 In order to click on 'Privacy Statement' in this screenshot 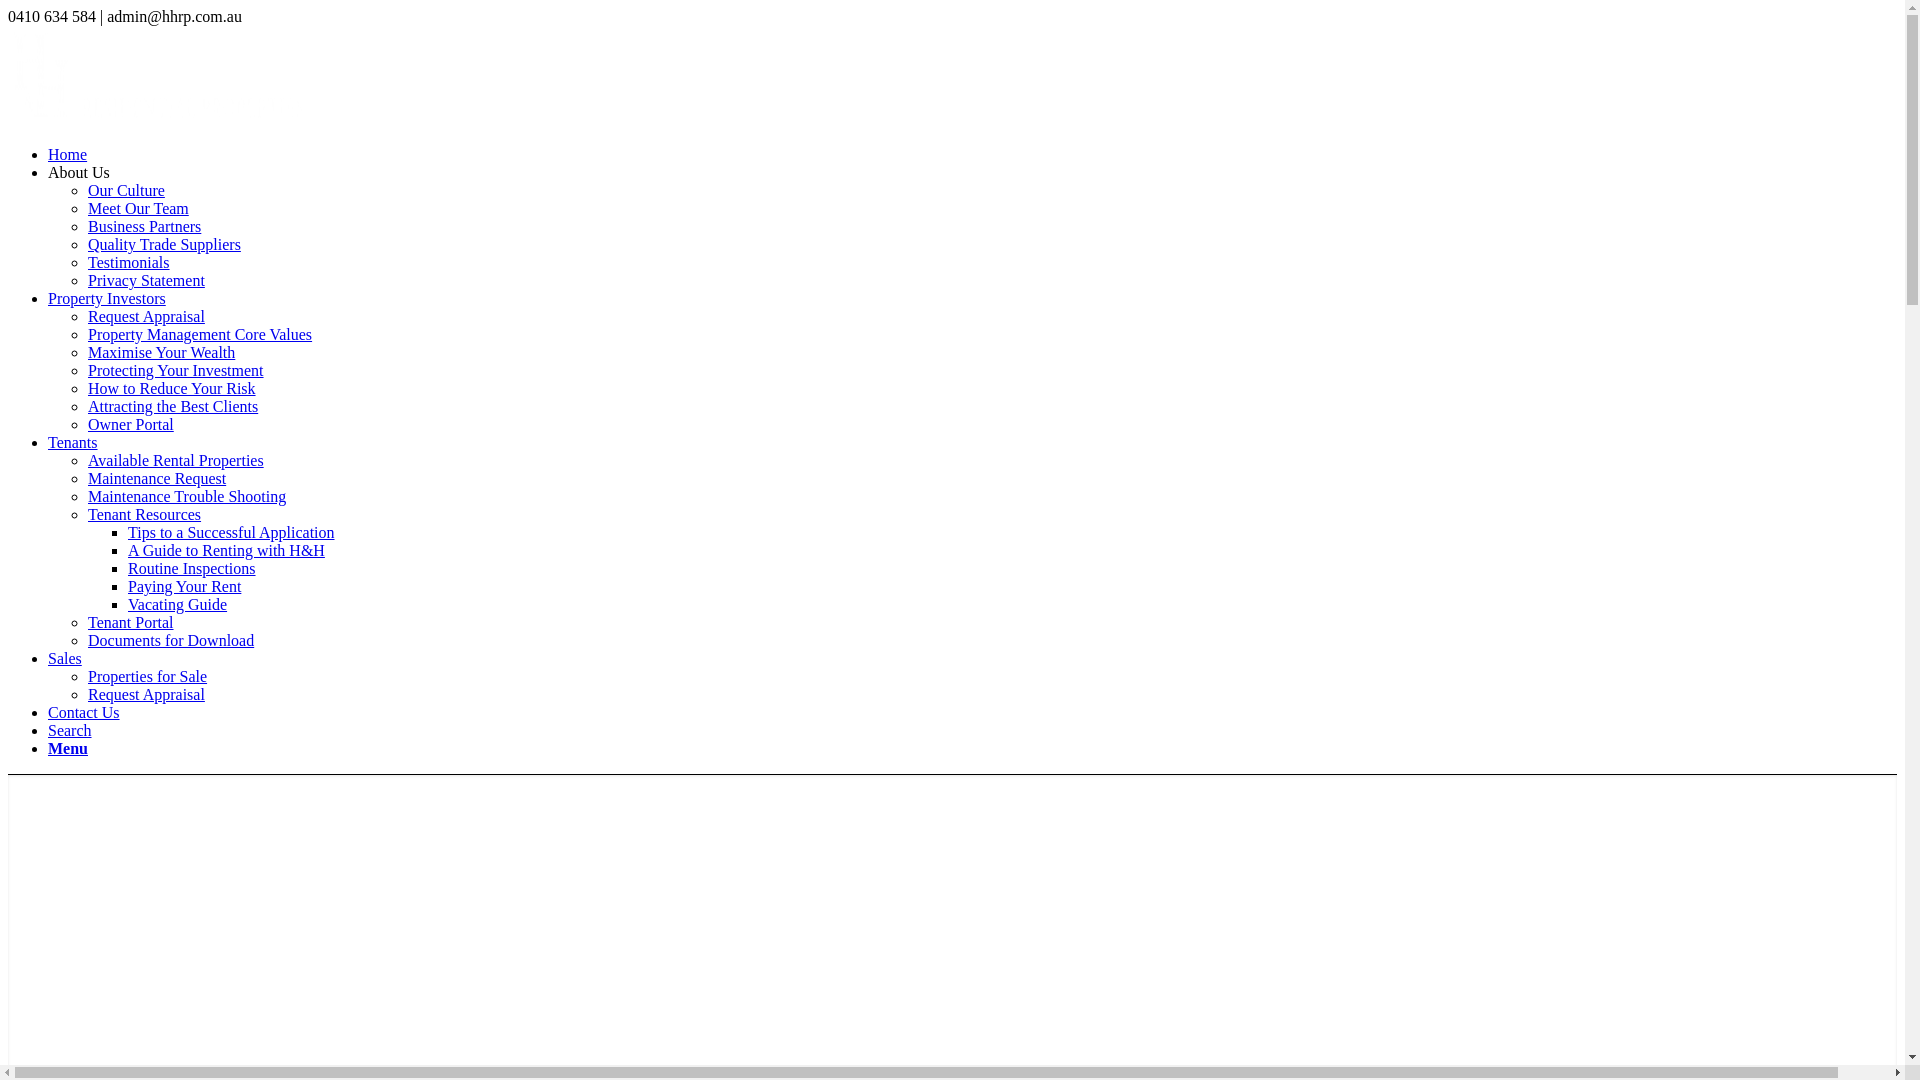, I will do `click(145, 280)`.